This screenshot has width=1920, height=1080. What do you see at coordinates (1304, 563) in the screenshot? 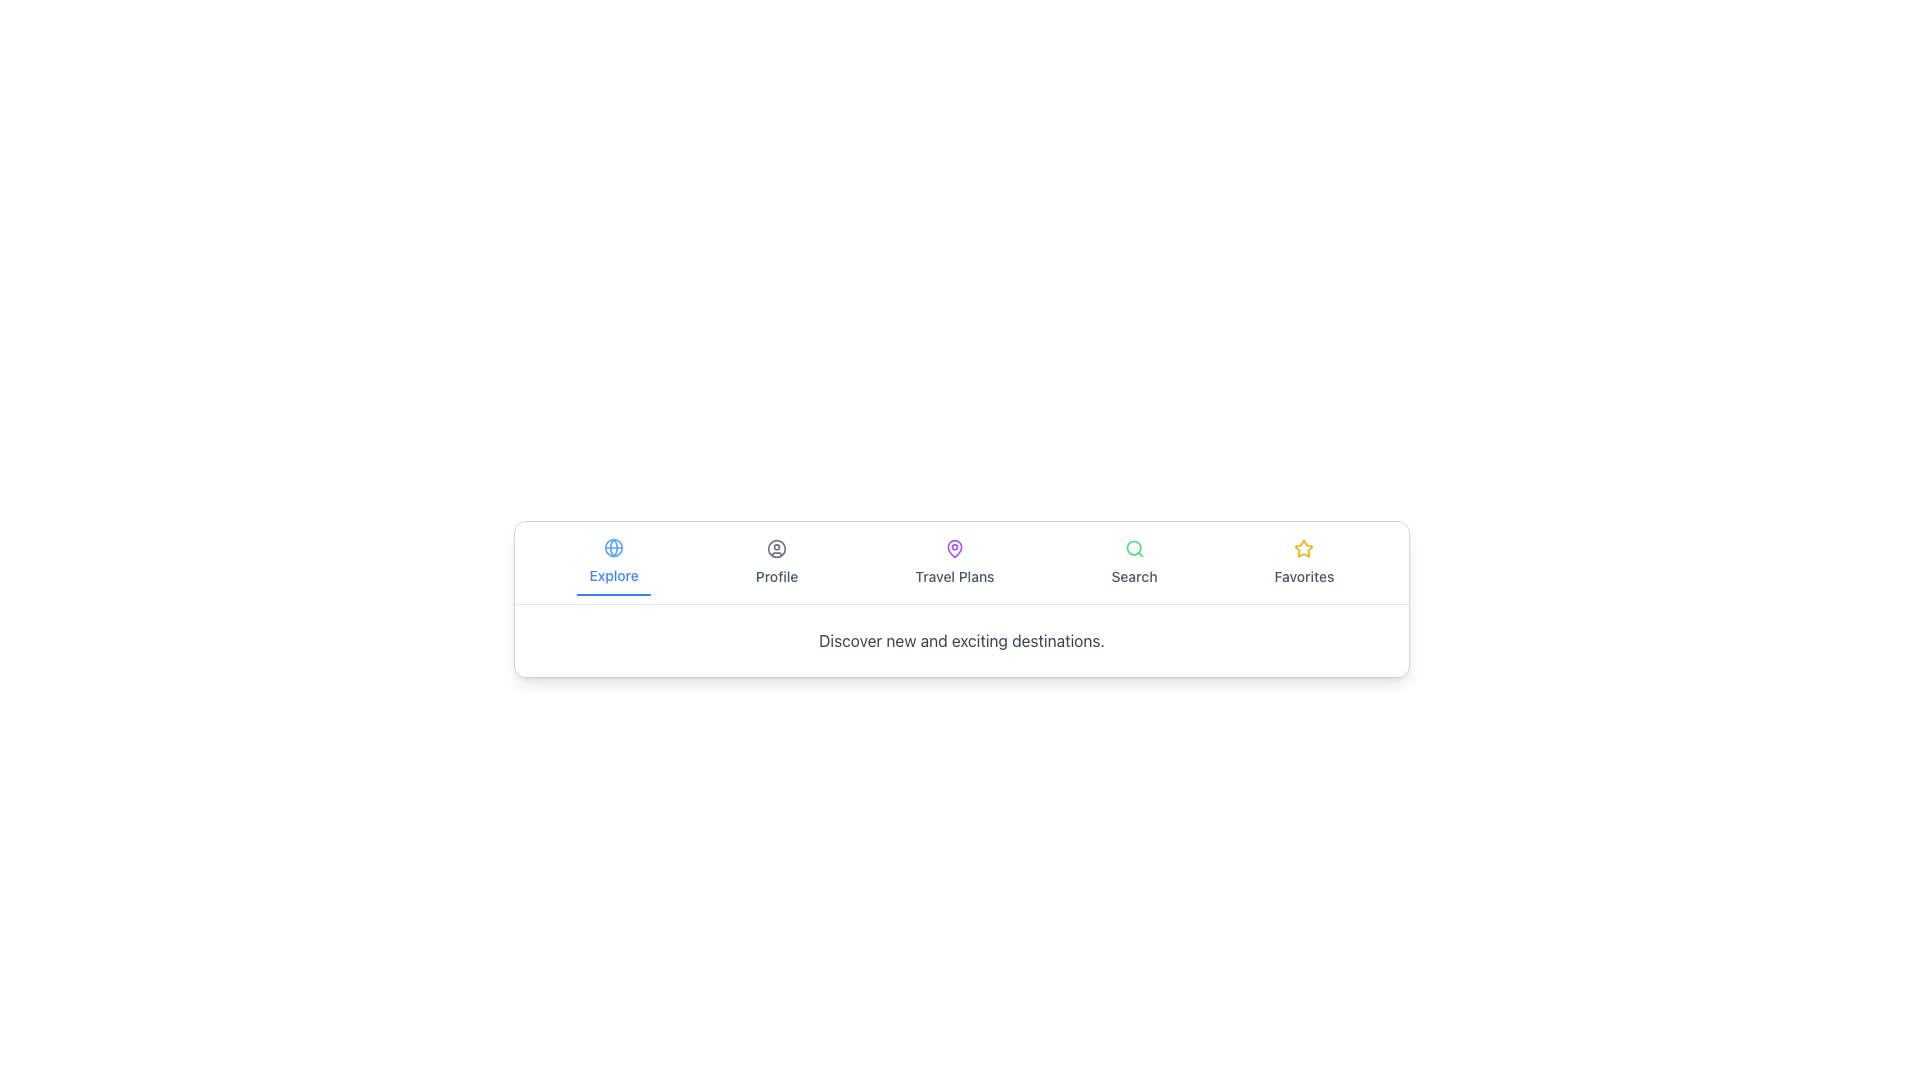
I see `the last menu item in the horizontal navigation menu at the bottom of the interface` at bounding box center [1304, 563].